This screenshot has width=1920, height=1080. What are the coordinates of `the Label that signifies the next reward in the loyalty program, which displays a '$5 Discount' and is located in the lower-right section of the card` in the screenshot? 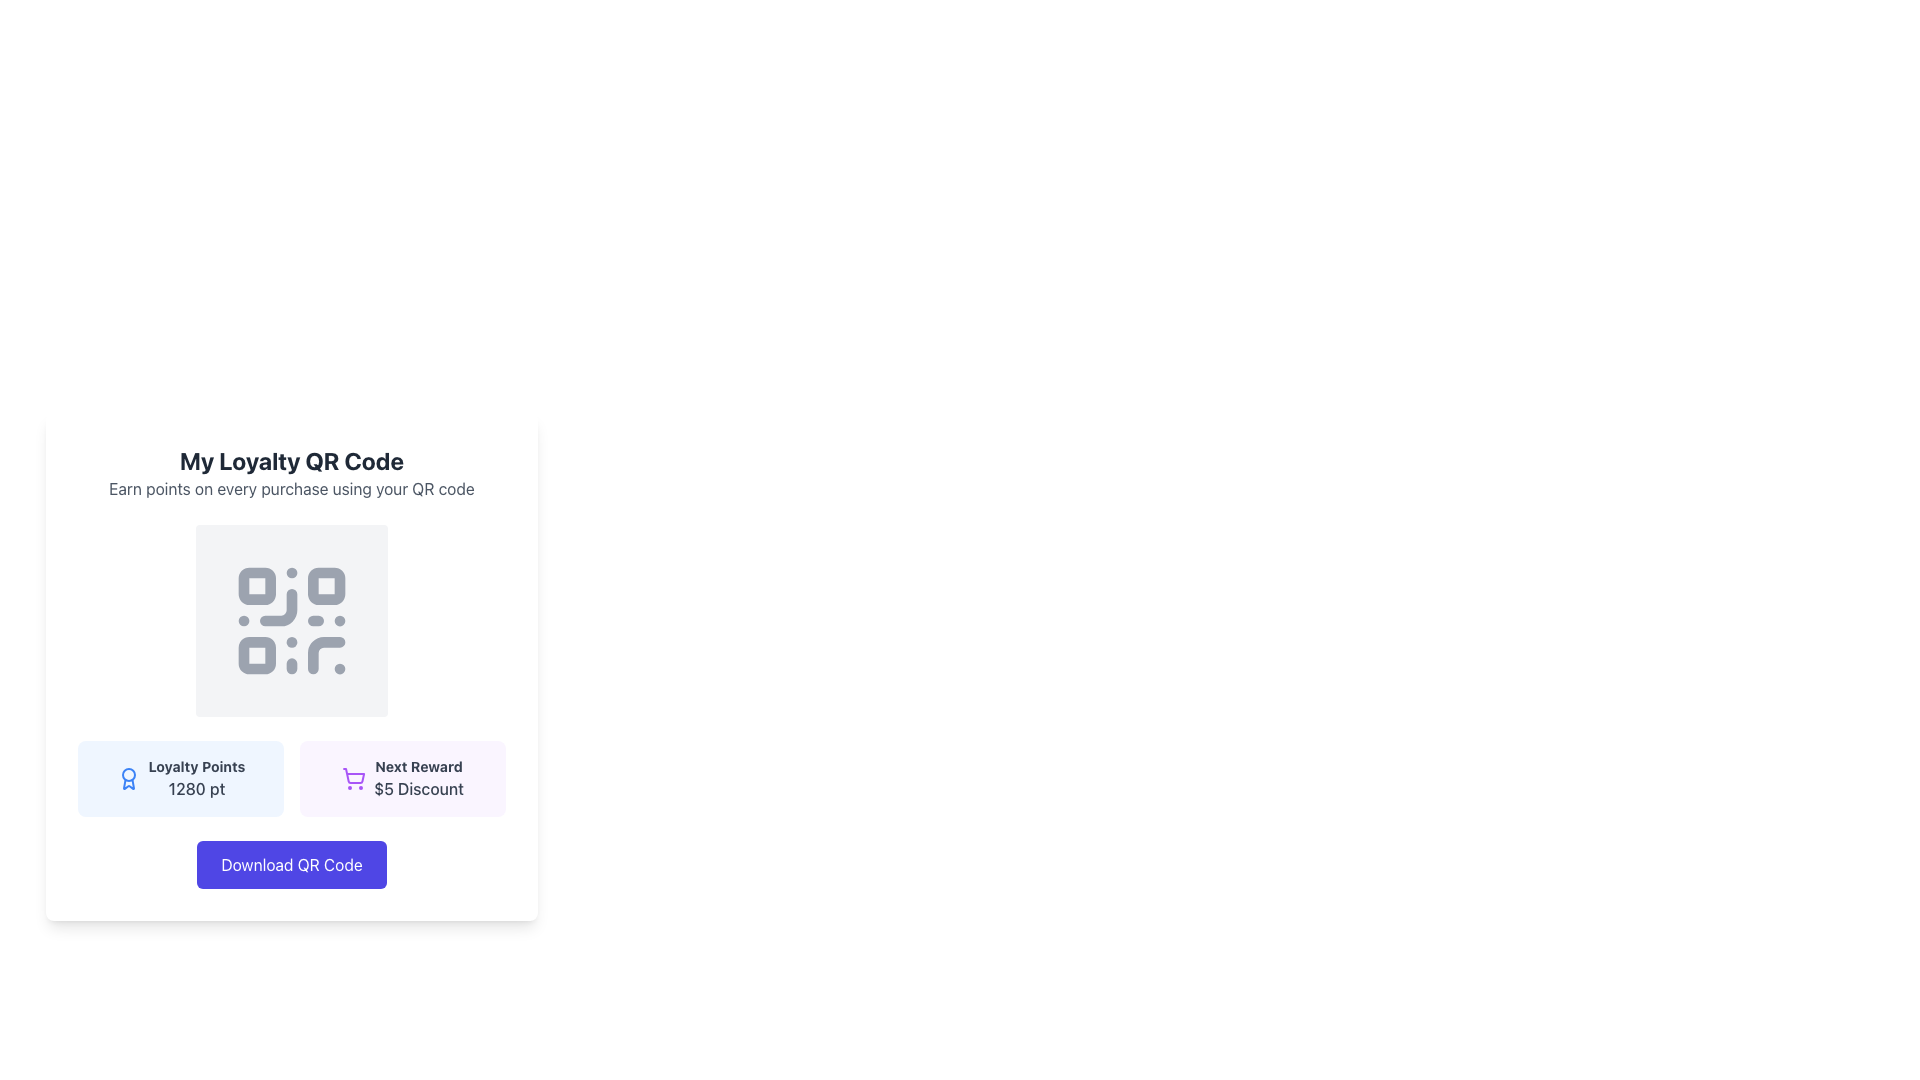 It's located at (417, 778).